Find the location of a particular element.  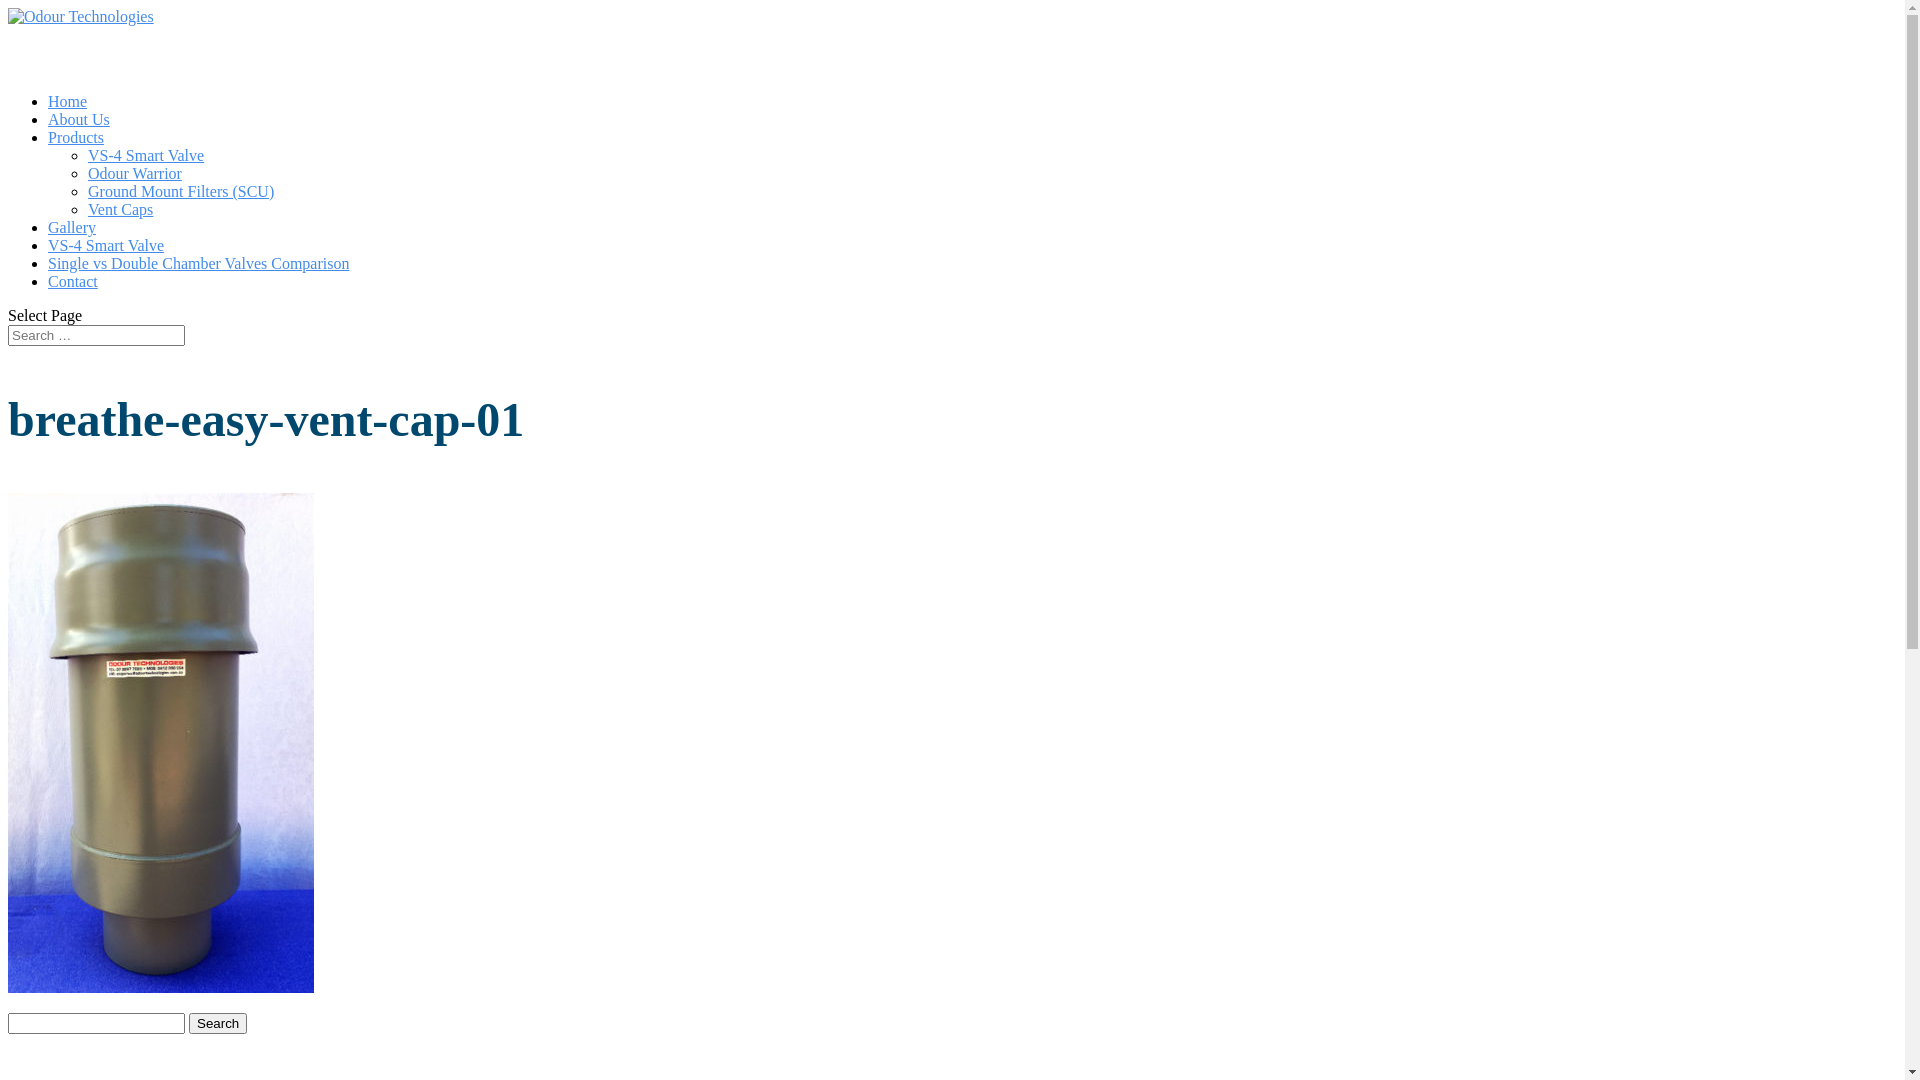

'About Us' is located at coordinates (78, 144).